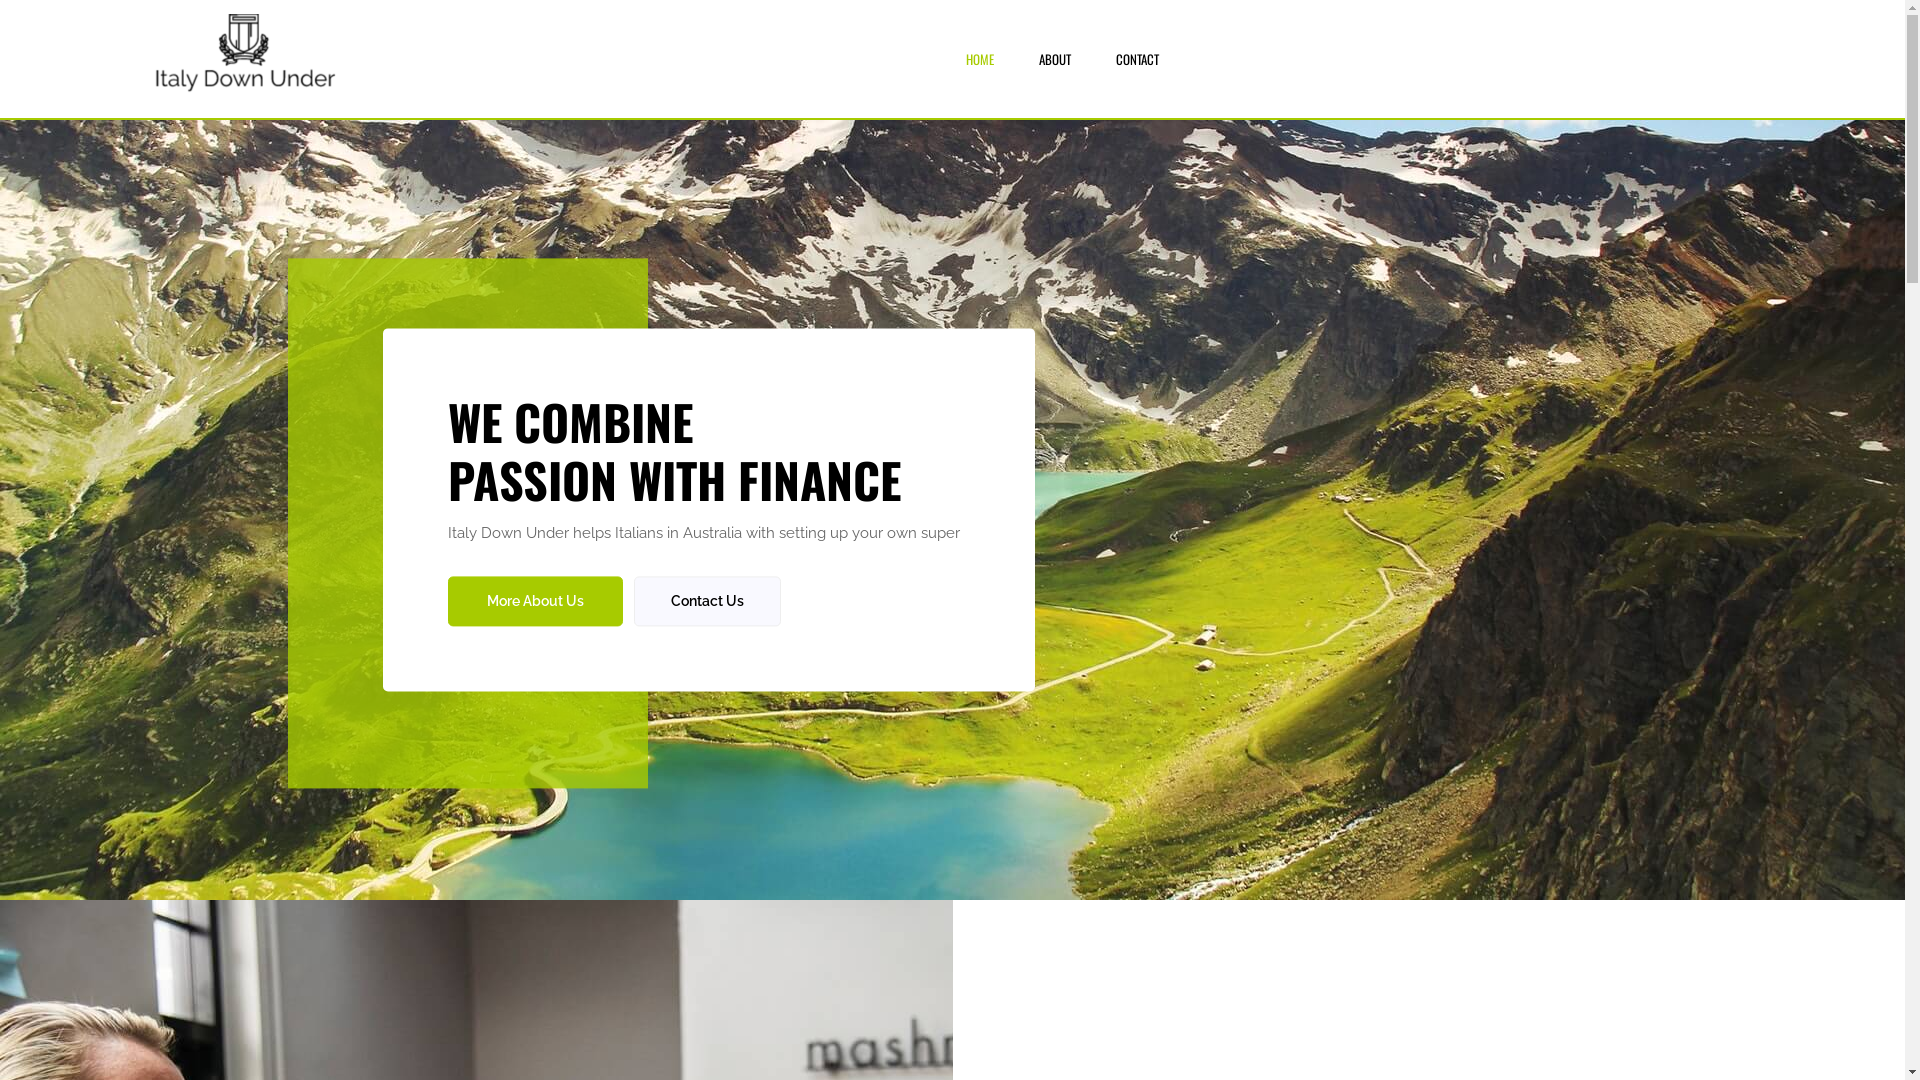  I want to click on 'HOME', so click(979, 57).